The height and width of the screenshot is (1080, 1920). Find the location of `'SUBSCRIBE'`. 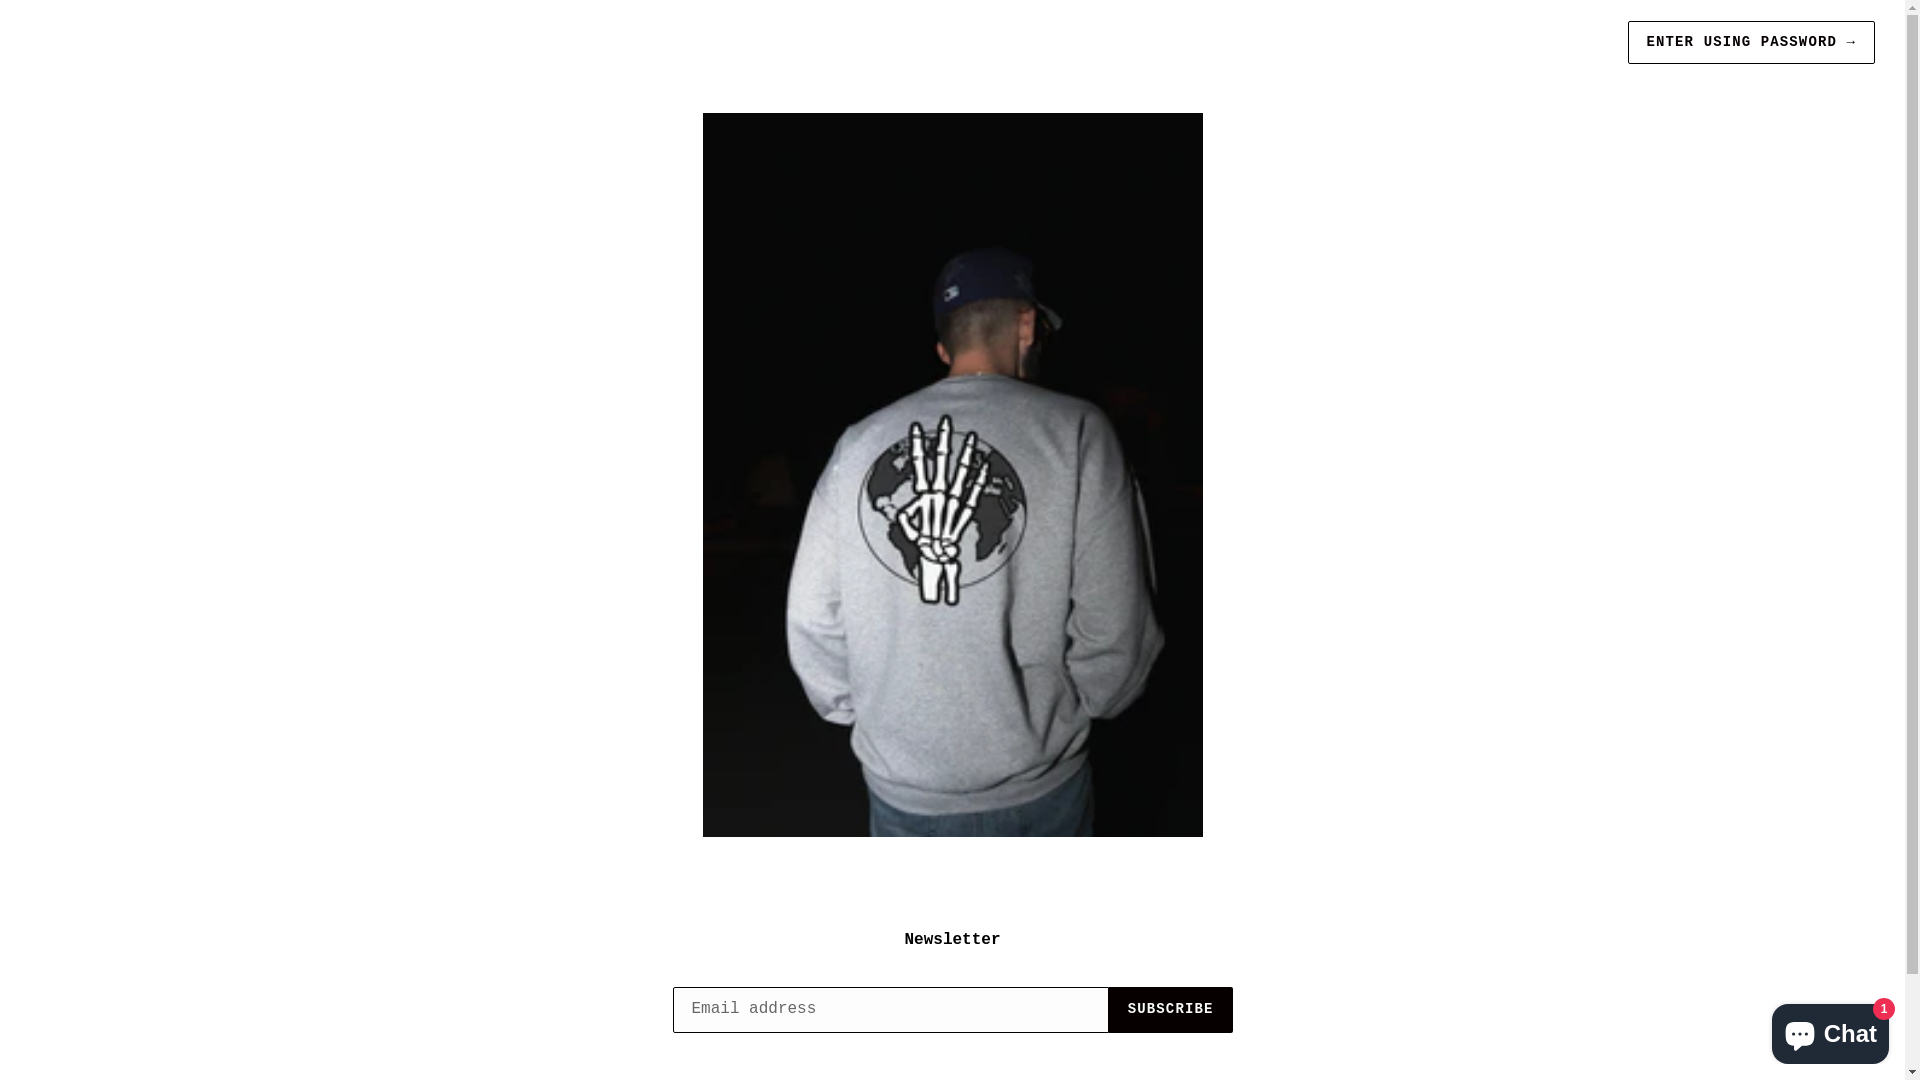

'SUBSCRIBE' is located at coordinates (1171, 1010).